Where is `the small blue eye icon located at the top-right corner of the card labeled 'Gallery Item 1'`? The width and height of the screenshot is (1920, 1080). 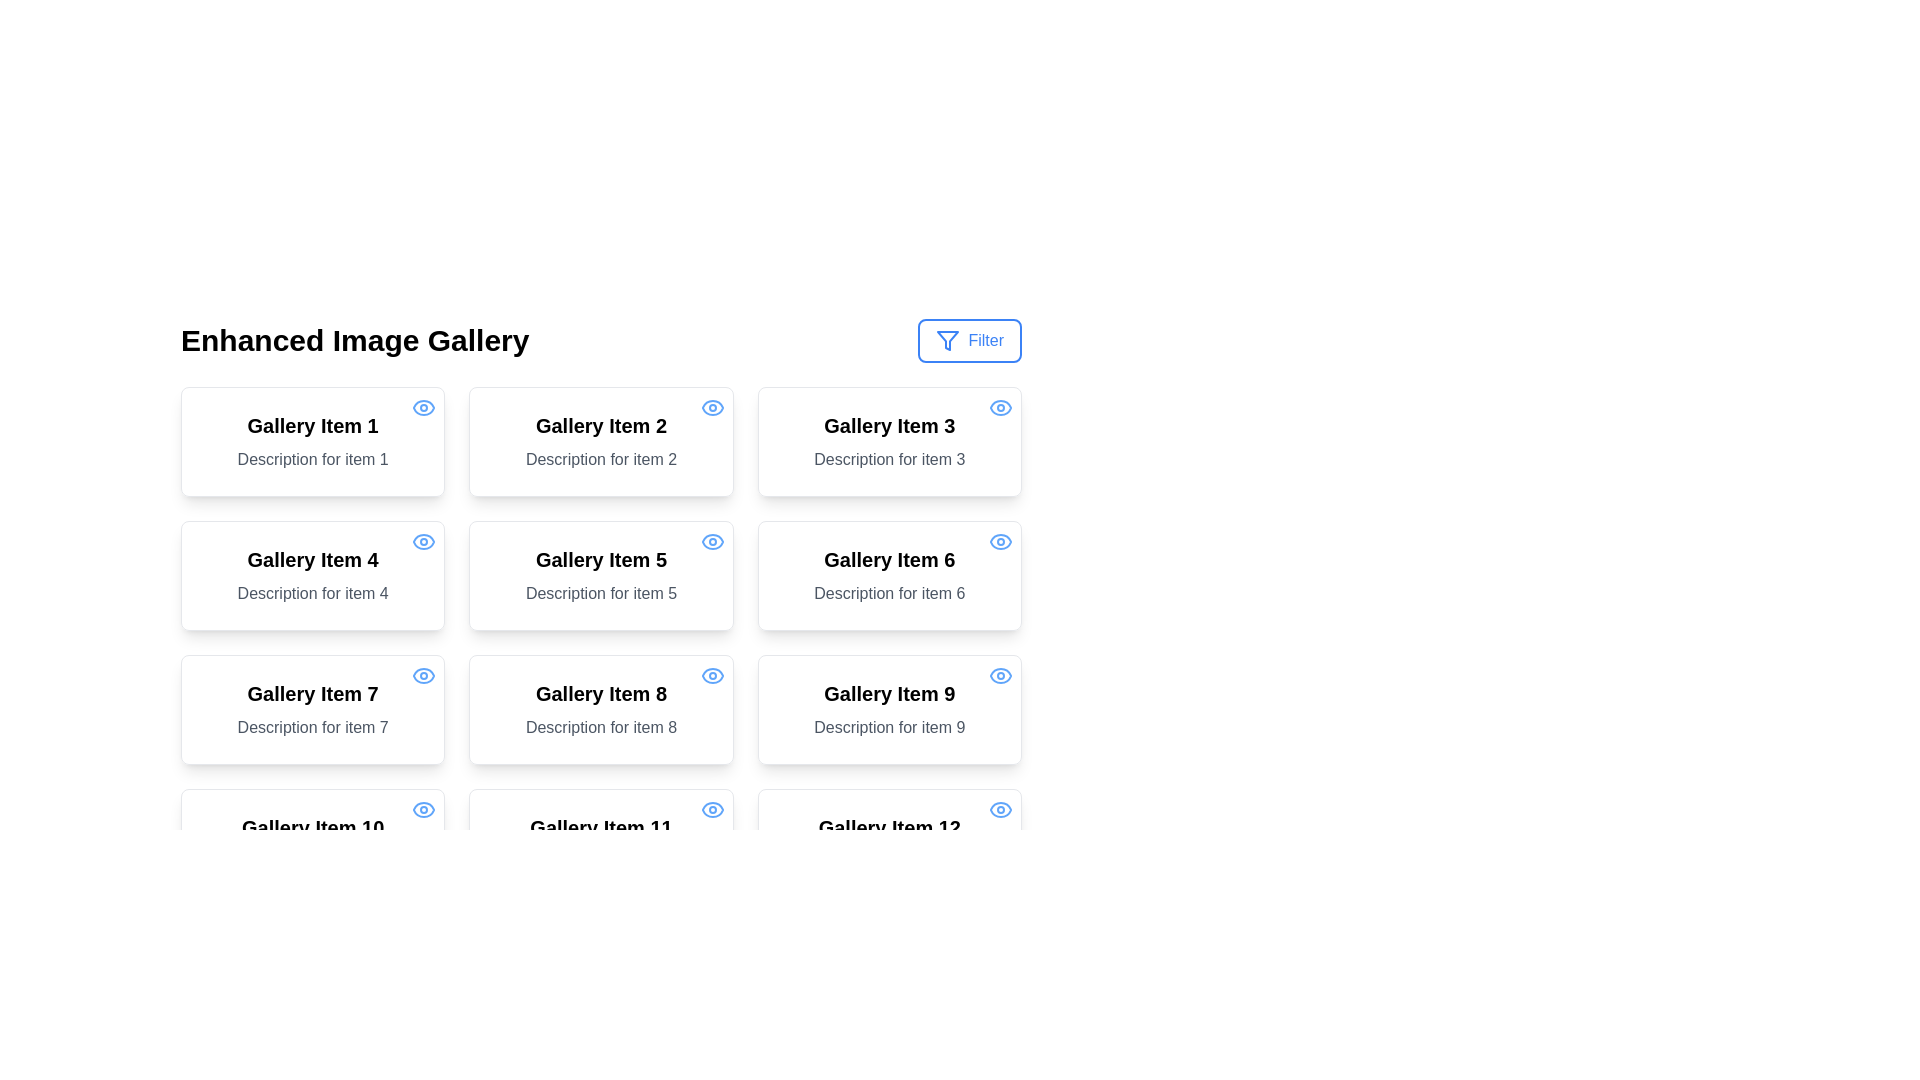
the small blue eye icon located at the top-right corner of the card labeled 'Gallery Item 1' is located at coordinates (423, 407).